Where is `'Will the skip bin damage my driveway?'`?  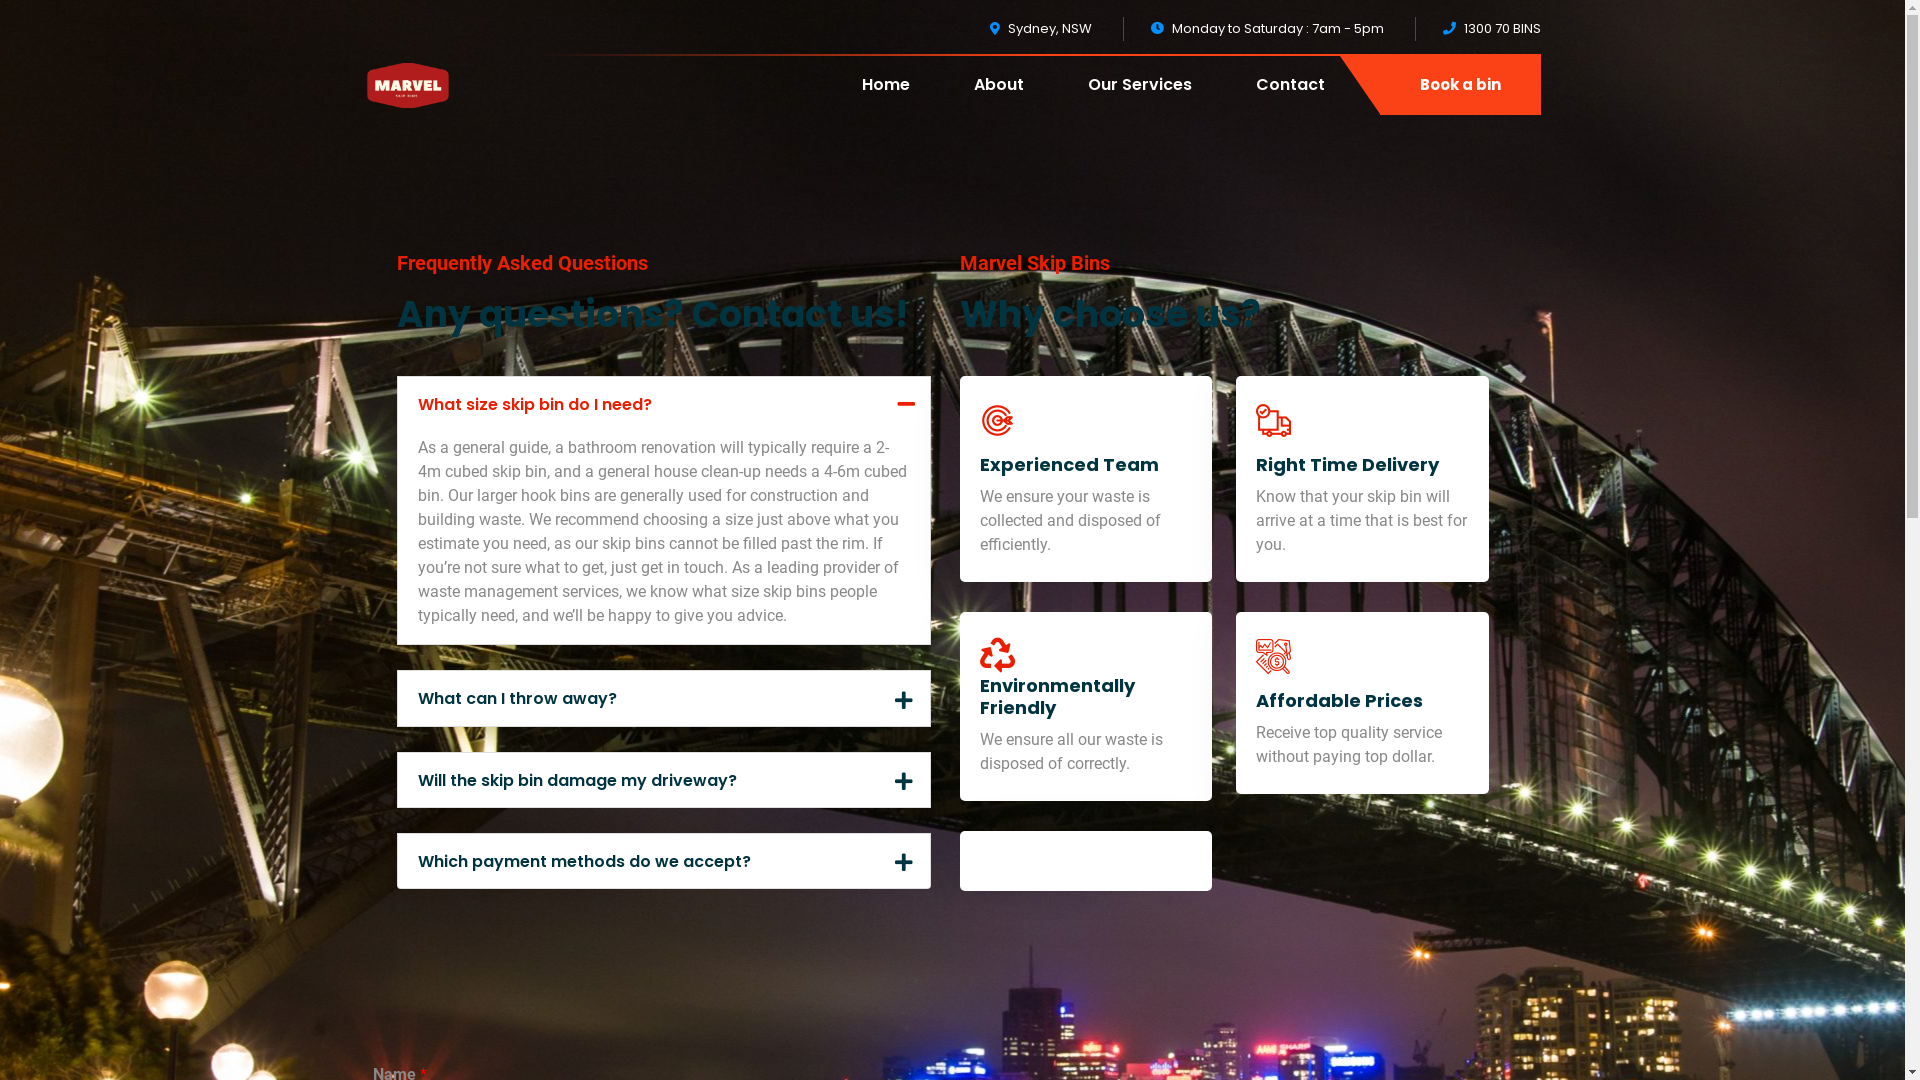
'Will the skip bin damage my driveway?' is located at coordinates (663, 778).